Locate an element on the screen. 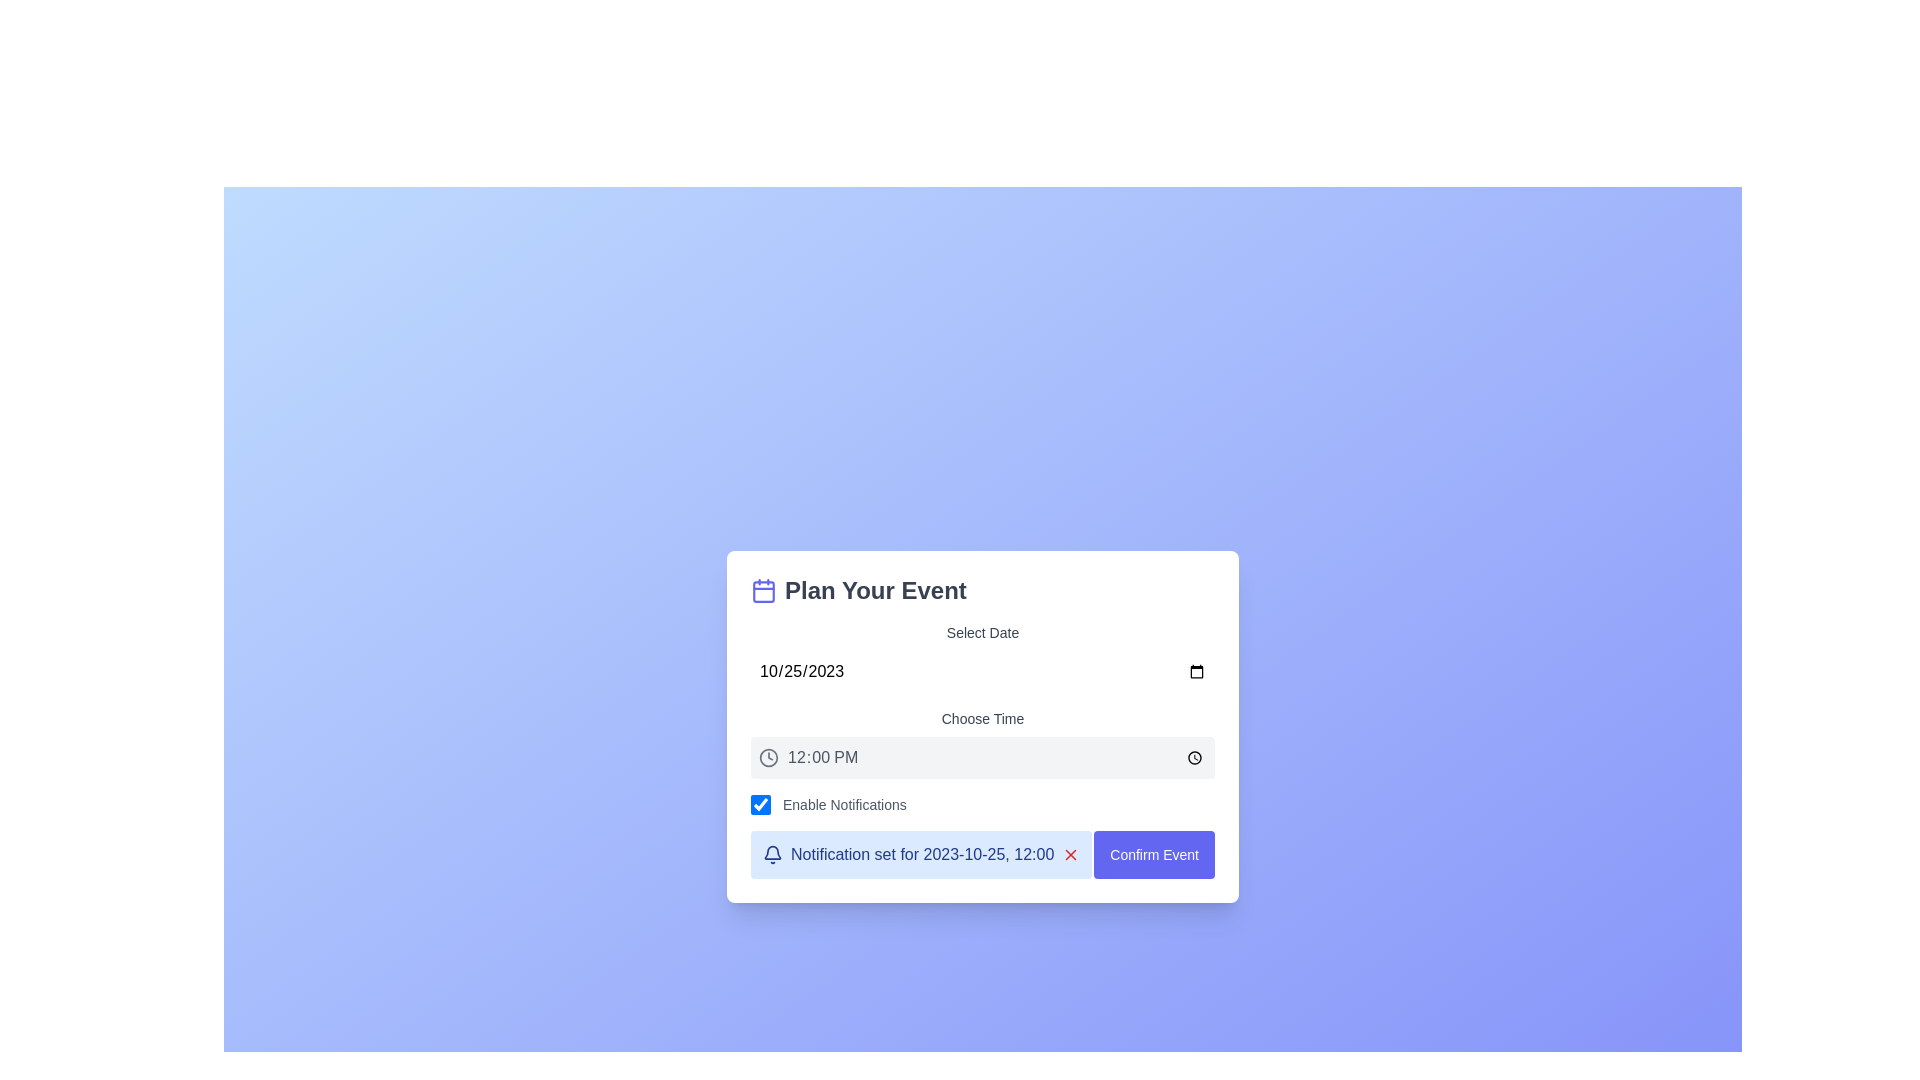 The image size is (1920, 1080). the Text Label that provides guidance for the associated time-selection input field located within a popup form, directly above the input field is located at coordinates (983, 717).